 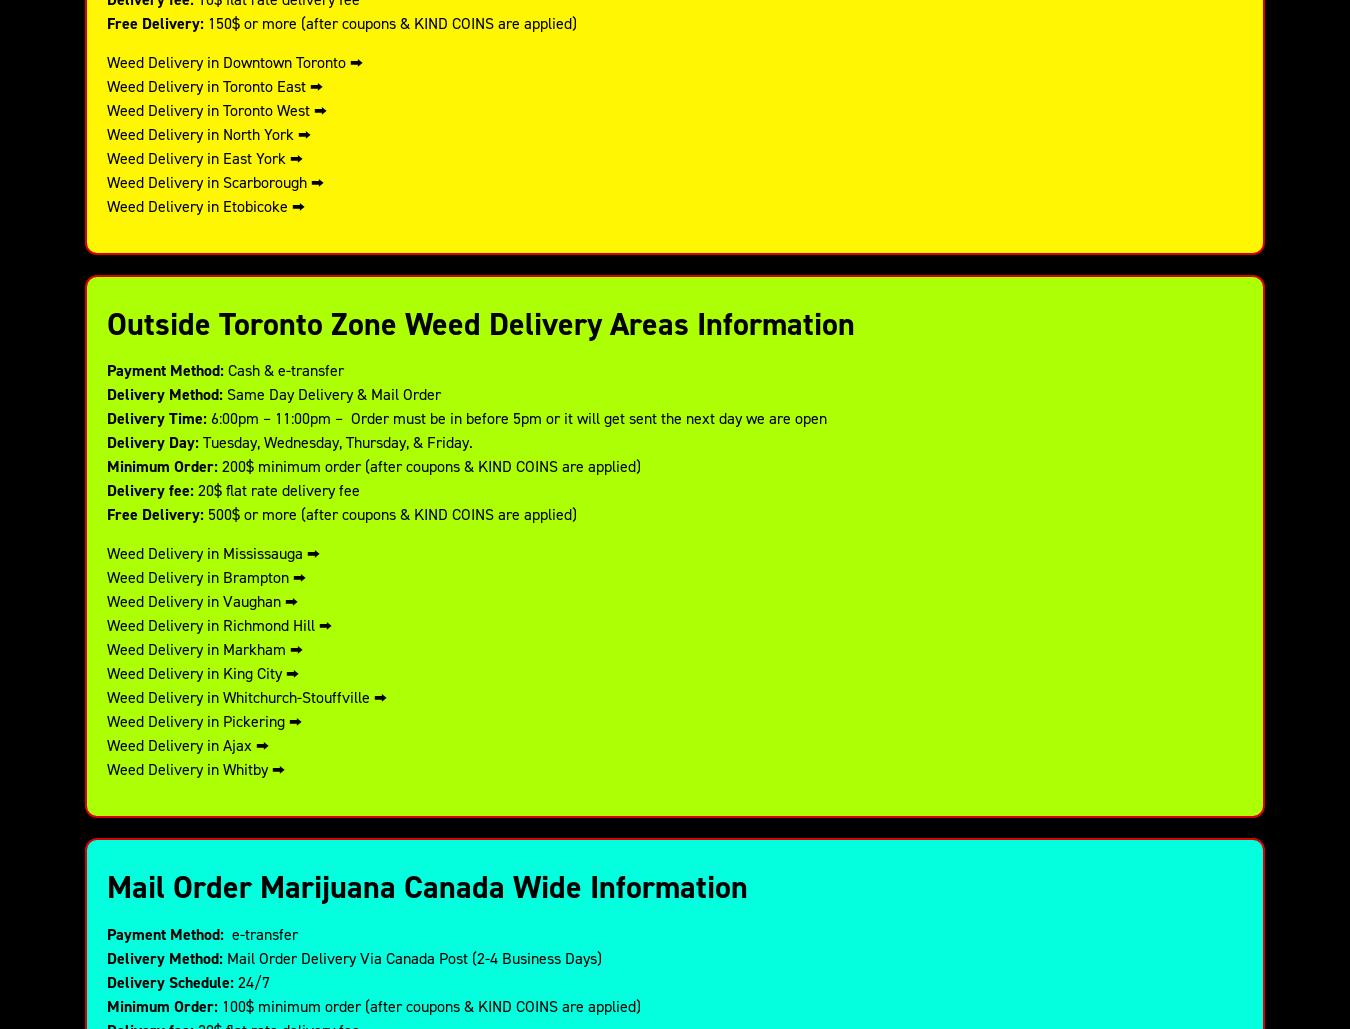 What do you see at coordinates (206, 205) in the screenshot?
I see `'Weed Delivery in Etobicoke ⮕'` at bounding box center [206, 205].